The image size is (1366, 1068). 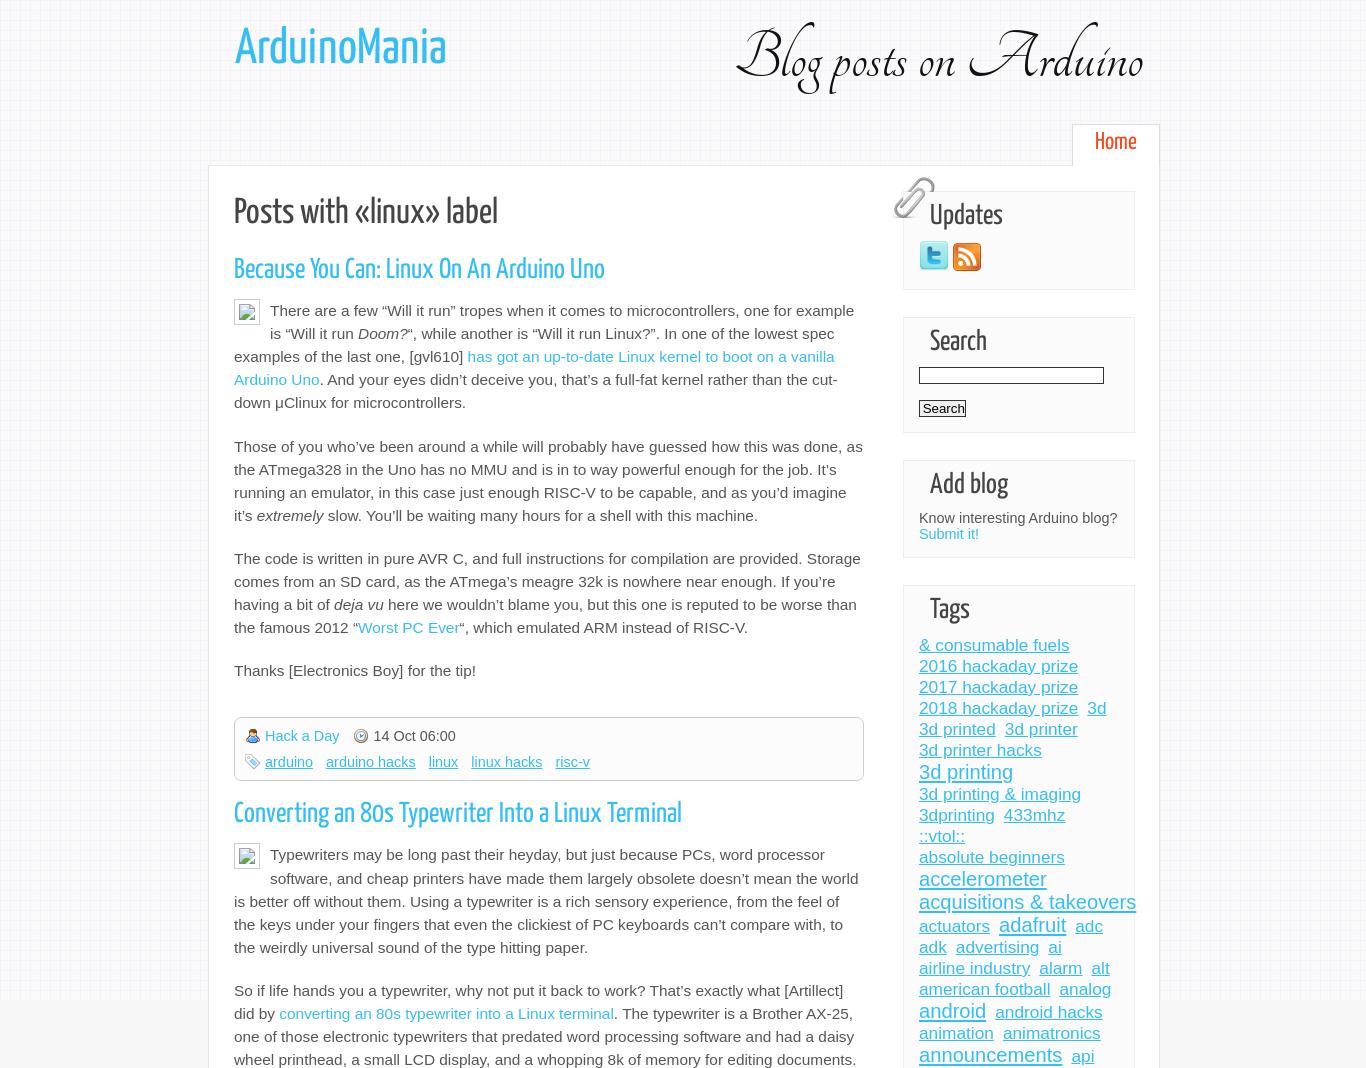 What do you see at coordinates (950, 609) in the screenshot?
I see `'Tags'` at bounding box center [950, 609].